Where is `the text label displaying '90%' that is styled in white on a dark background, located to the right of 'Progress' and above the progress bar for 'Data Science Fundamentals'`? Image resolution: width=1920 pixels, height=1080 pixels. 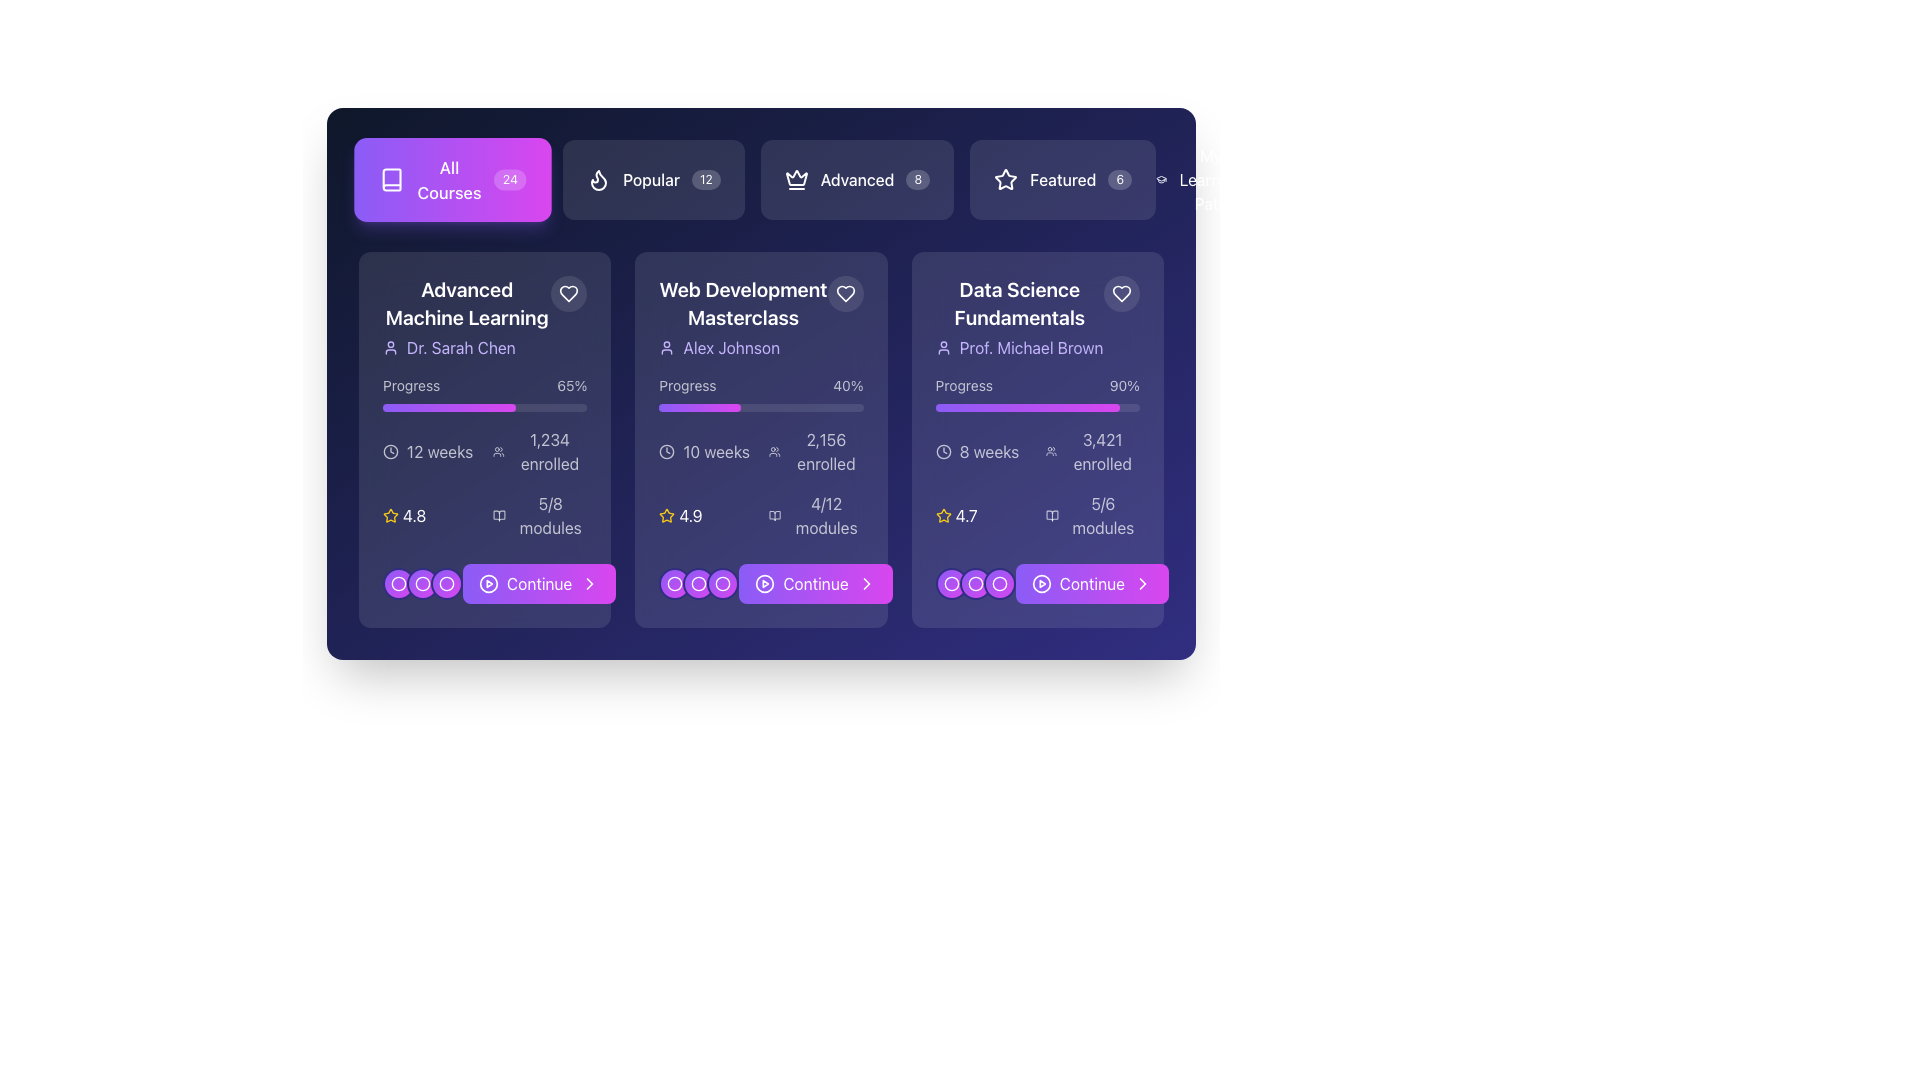 the text label displaying '90%' that is styled in white on a dark background, located to the right of 'Progress' and above the progress bar for 'Data Science Fundamentals' is located at coordinates (1124, 385).